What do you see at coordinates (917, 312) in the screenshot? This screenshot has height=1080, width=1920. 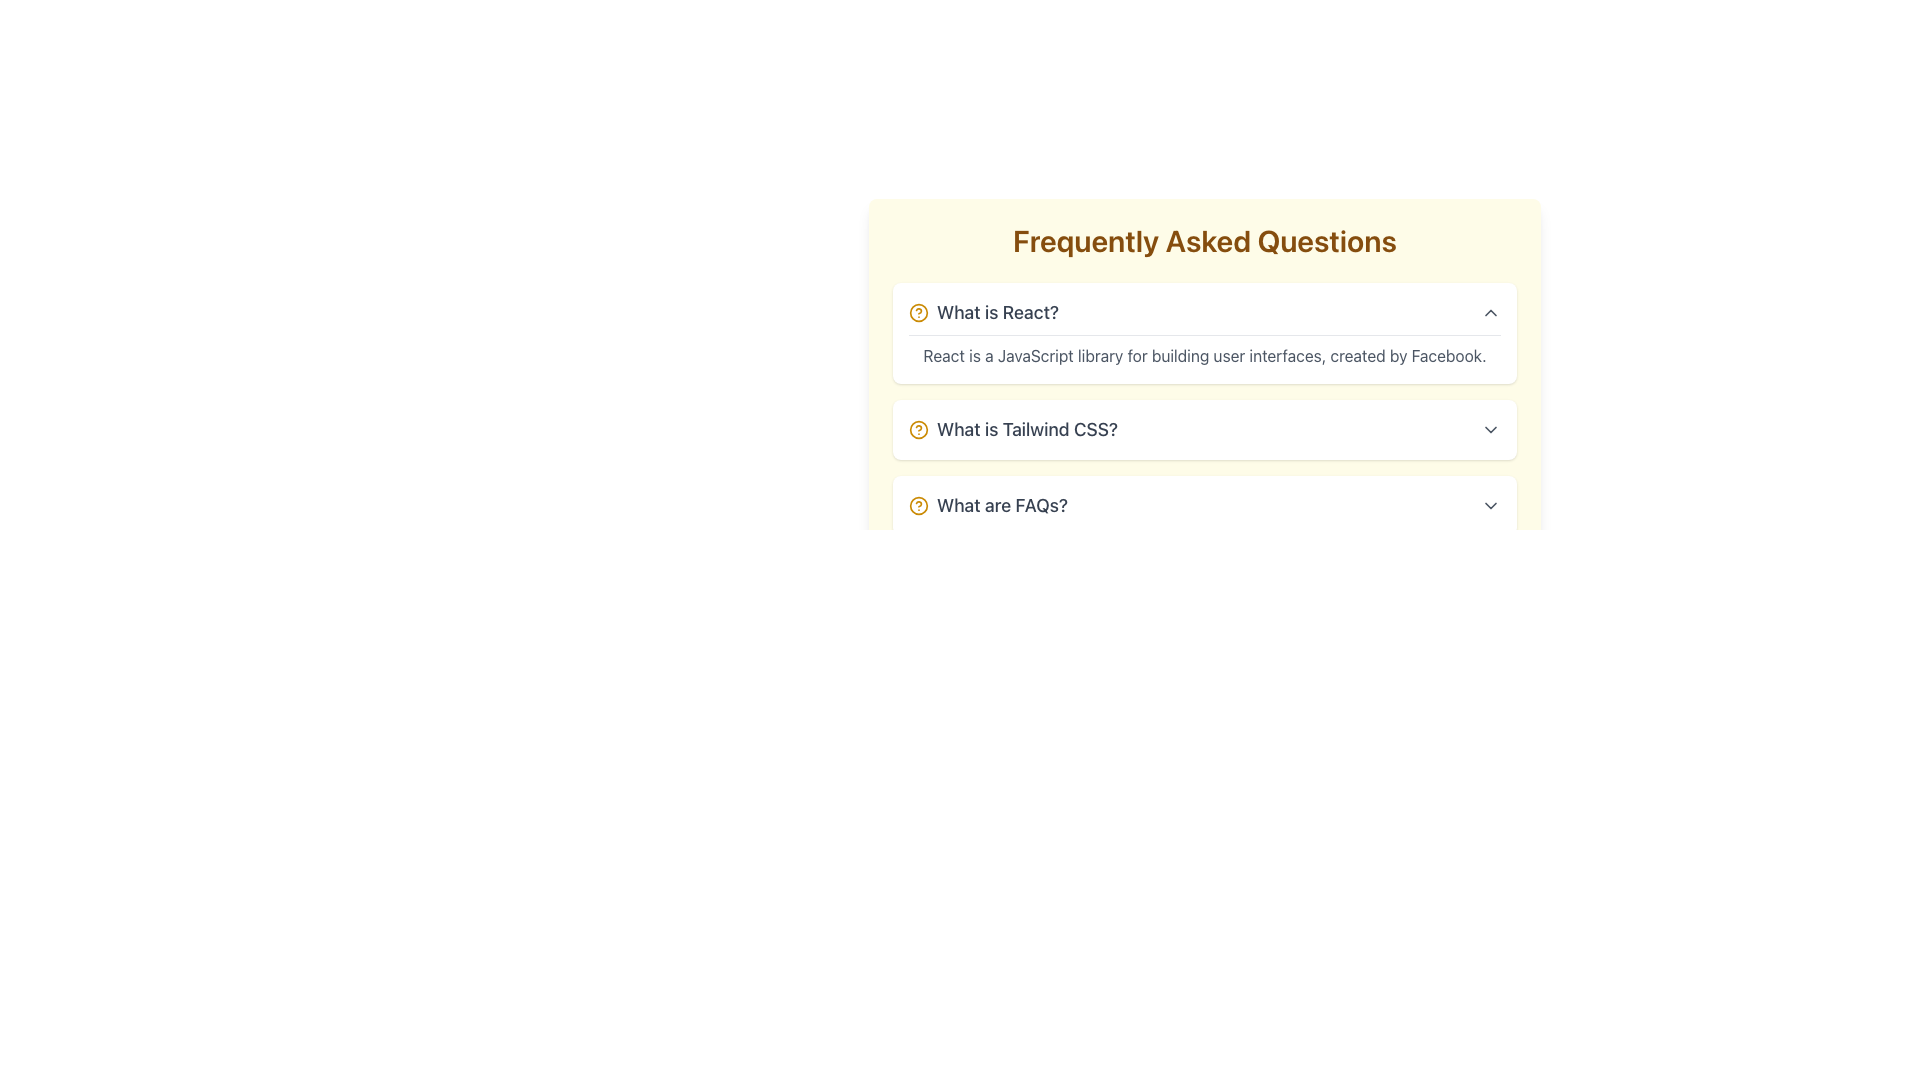 I see `the help icon representing the question 'What is React?' located at the beginning of its row in the FAQ list` at bounding box center [917, 312].